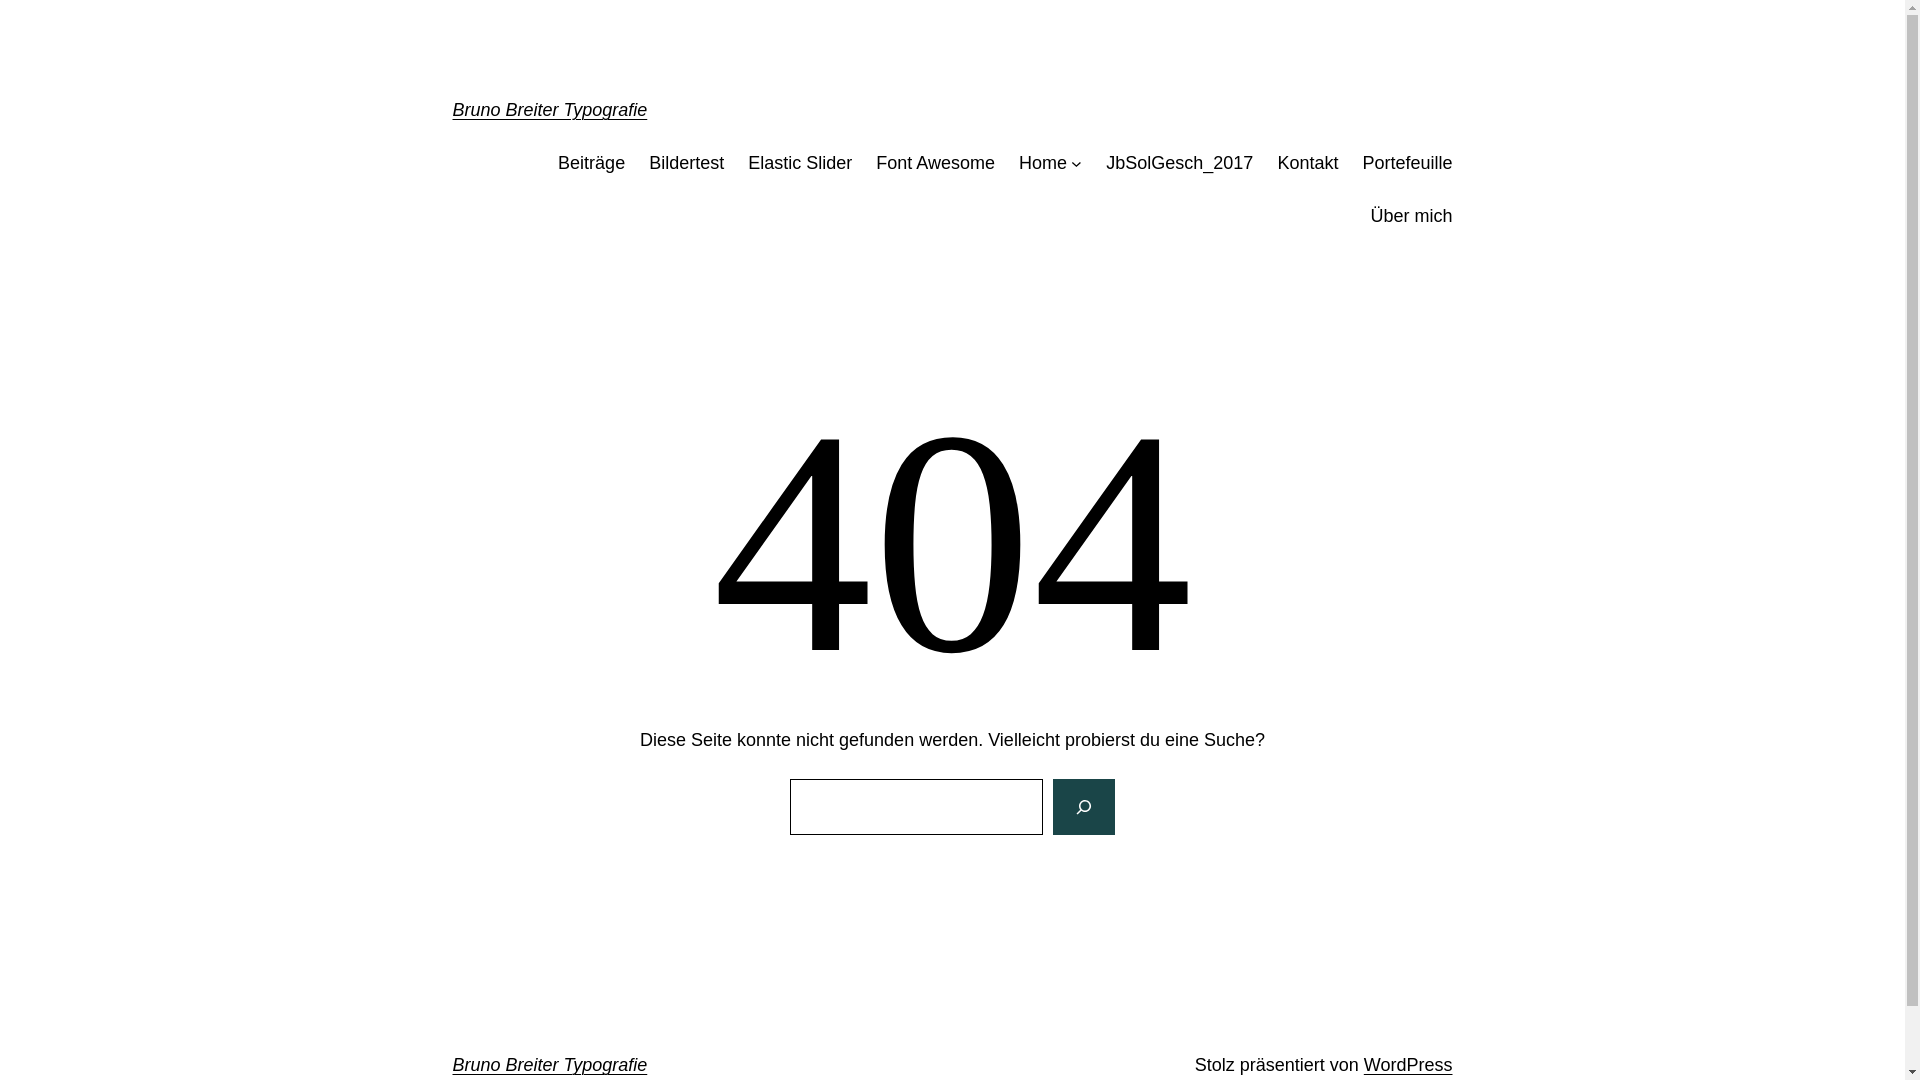 The width and height of the screenshot is (1920, 1080). What do you see at coordinates (1179, 162) in the screenshot?
I see `'JbSolGesch_2017'` at bounding box center [1179, 162].